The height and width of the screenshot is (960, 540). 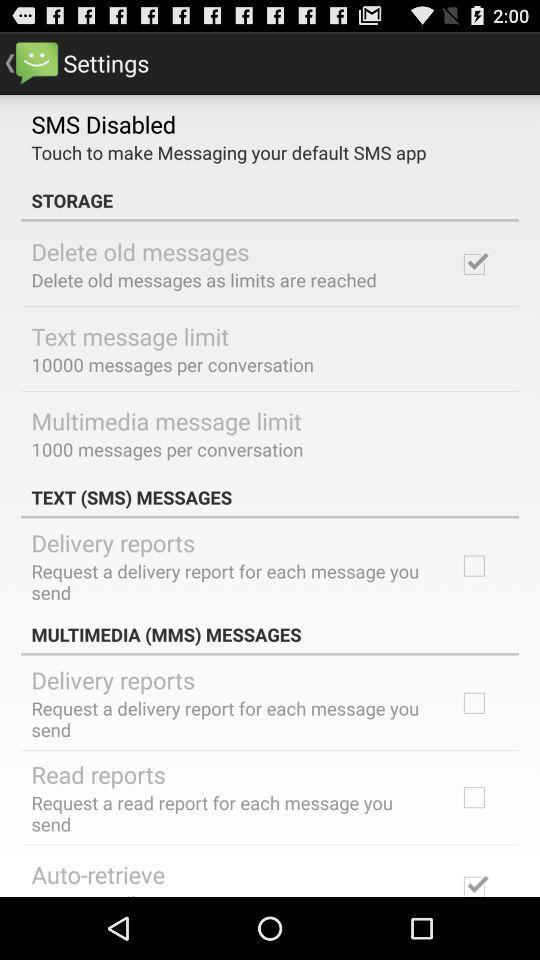 What do you see at coordinates (103, 122) in the screenshot?
I see `the item above touch to make` at bounding box center [103, 122].